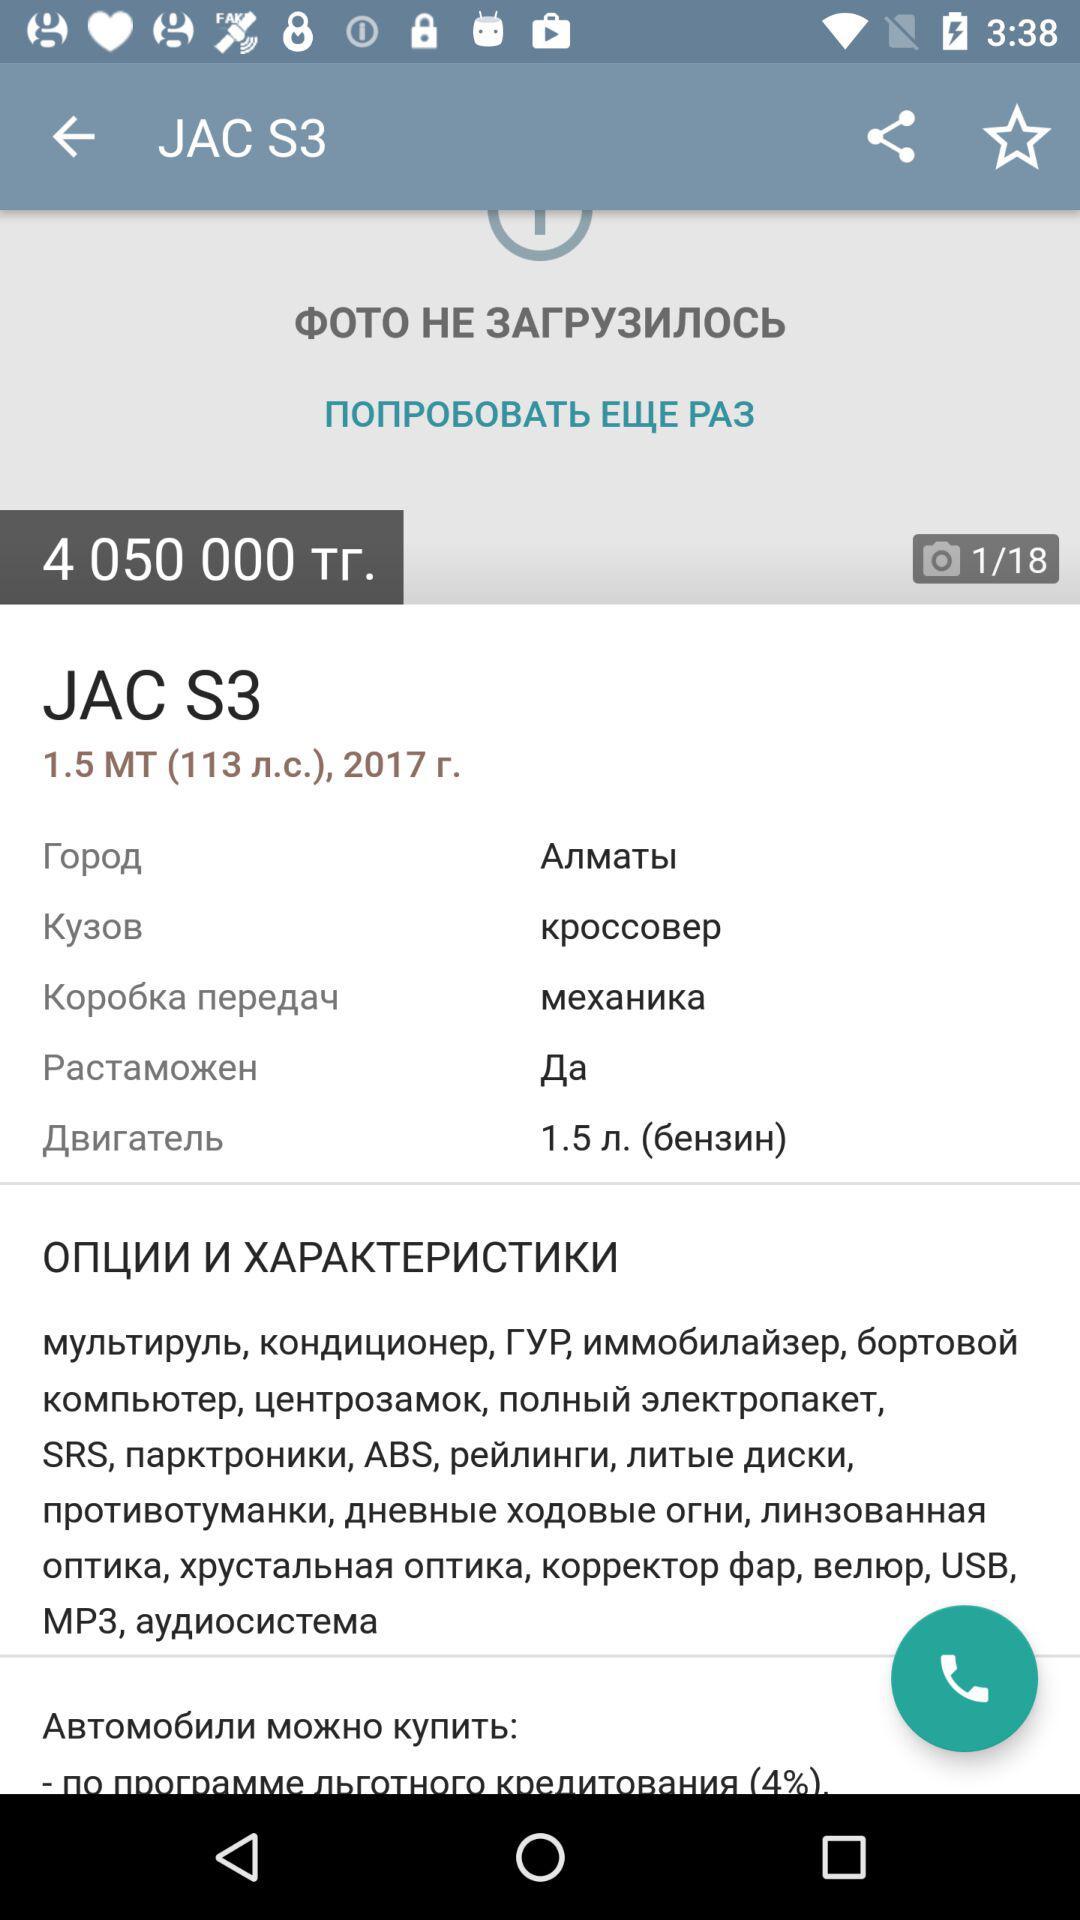 Image resolution: width=1080 pixels, height=1920 pixels. What do you see at coordinates (540, 240) in the screenshot?
I see `the icon top center of the page` at bounding box center [540, 240].